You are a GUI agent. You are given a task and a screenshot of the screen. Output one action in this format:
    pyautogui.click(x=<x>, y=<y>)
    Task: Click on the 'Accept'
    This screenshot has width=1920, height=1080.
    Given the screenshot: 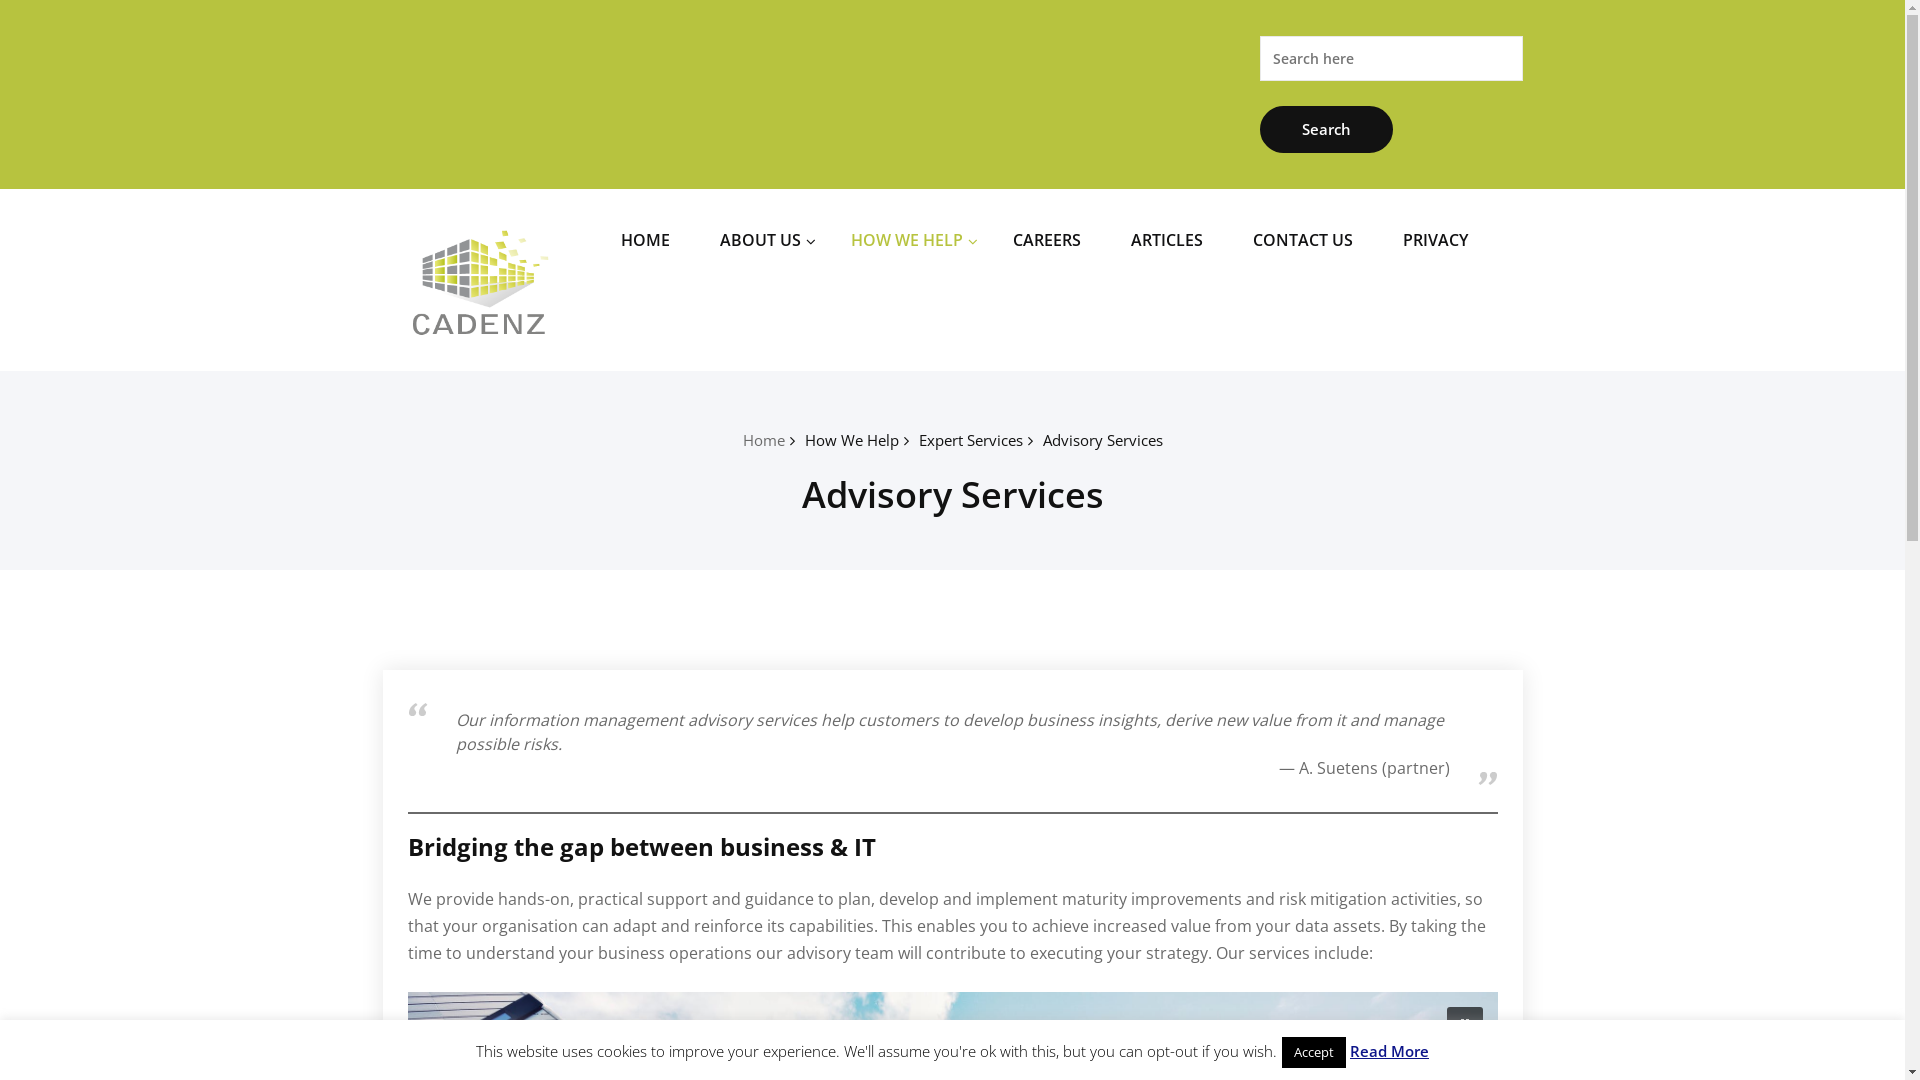 What is the action you would take?
    pyautogui.click(x=1281, y=1051)
    